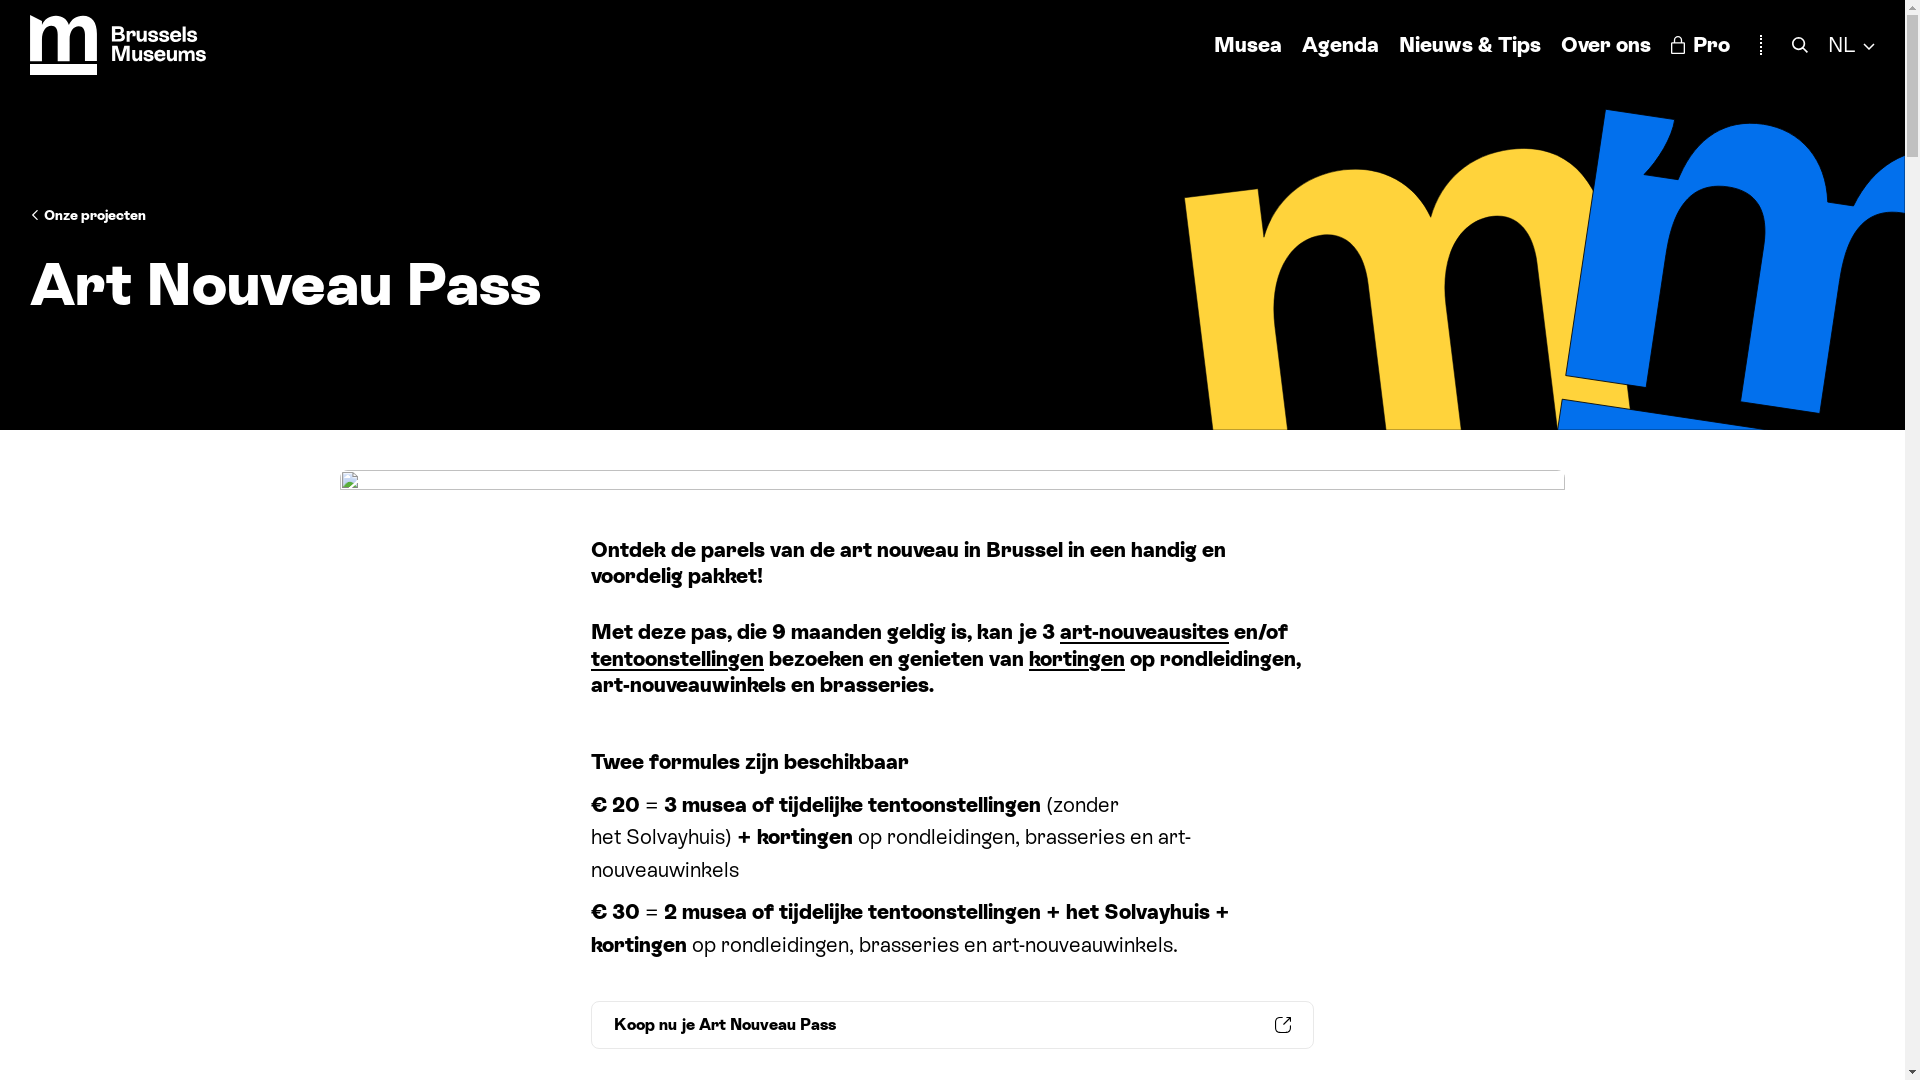 This screenshot has height=1080, width=1920. I want to click on 'Nieuws & Tips', so click(1397, 44).